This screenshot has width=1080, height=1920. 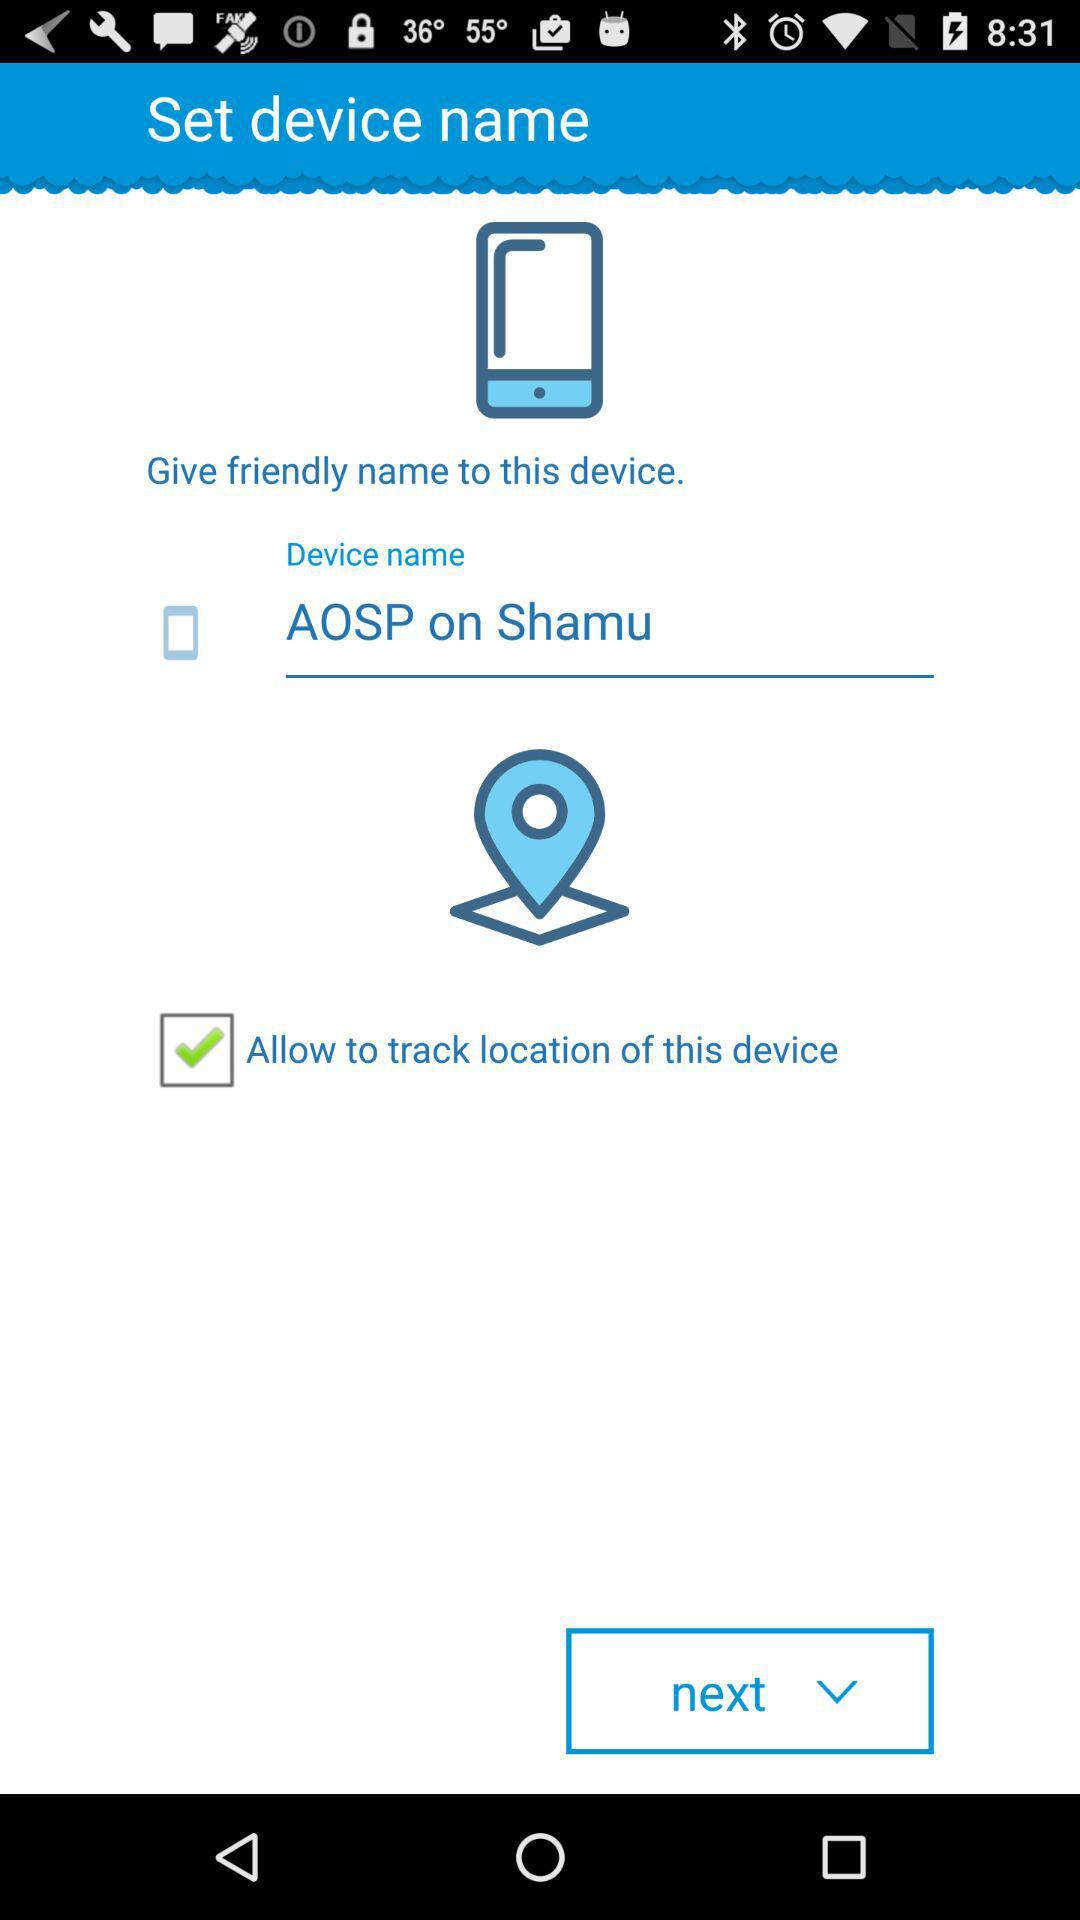 I want to click on the aosp on shamu icon, so click(x=540, y=633).